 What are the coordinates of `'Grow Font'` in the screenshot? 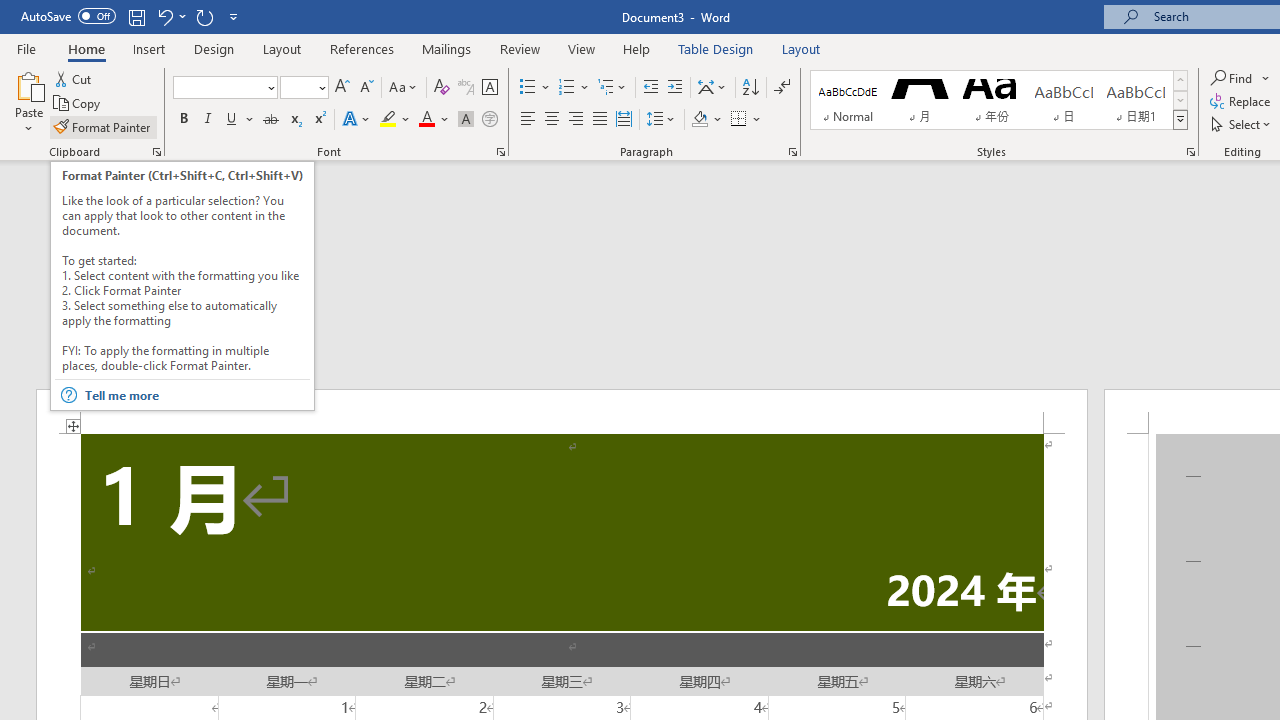 It's located at (342, 86).